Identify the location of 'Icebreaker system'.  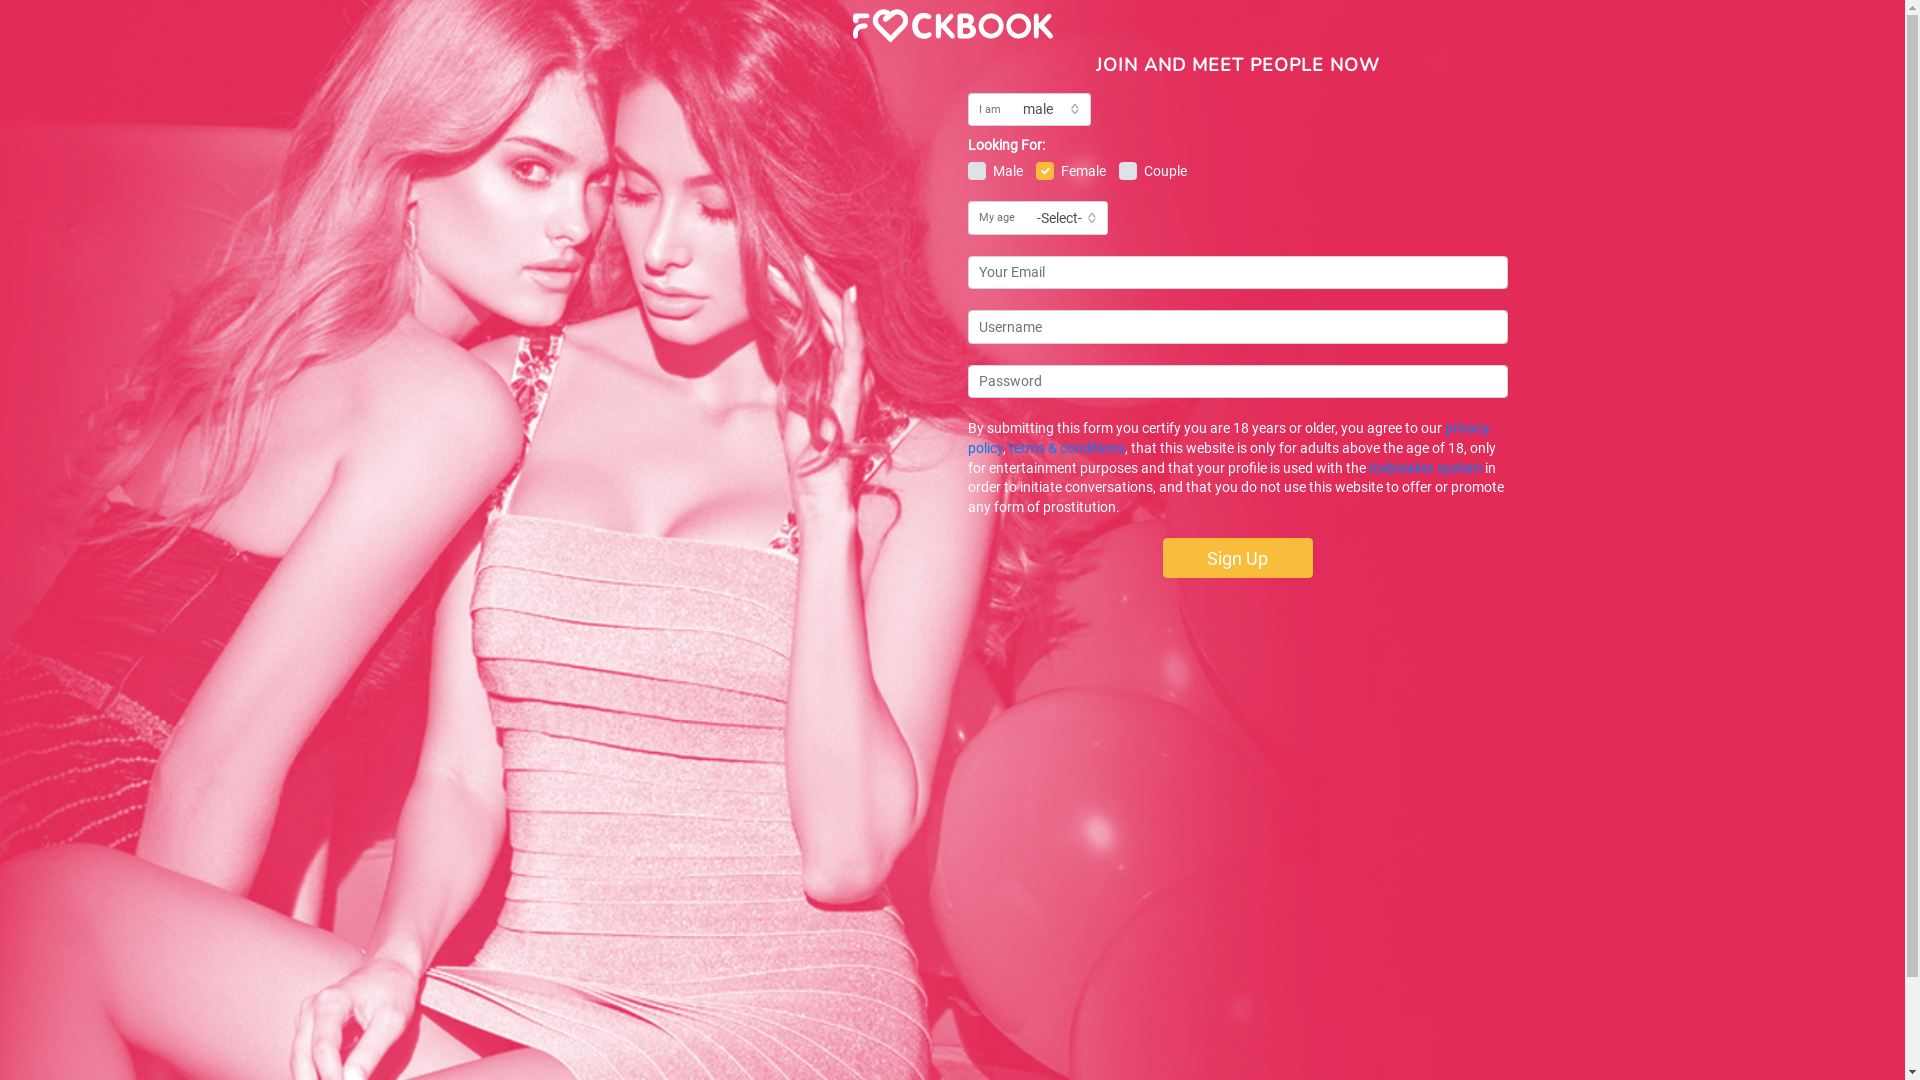
(1423, 467).